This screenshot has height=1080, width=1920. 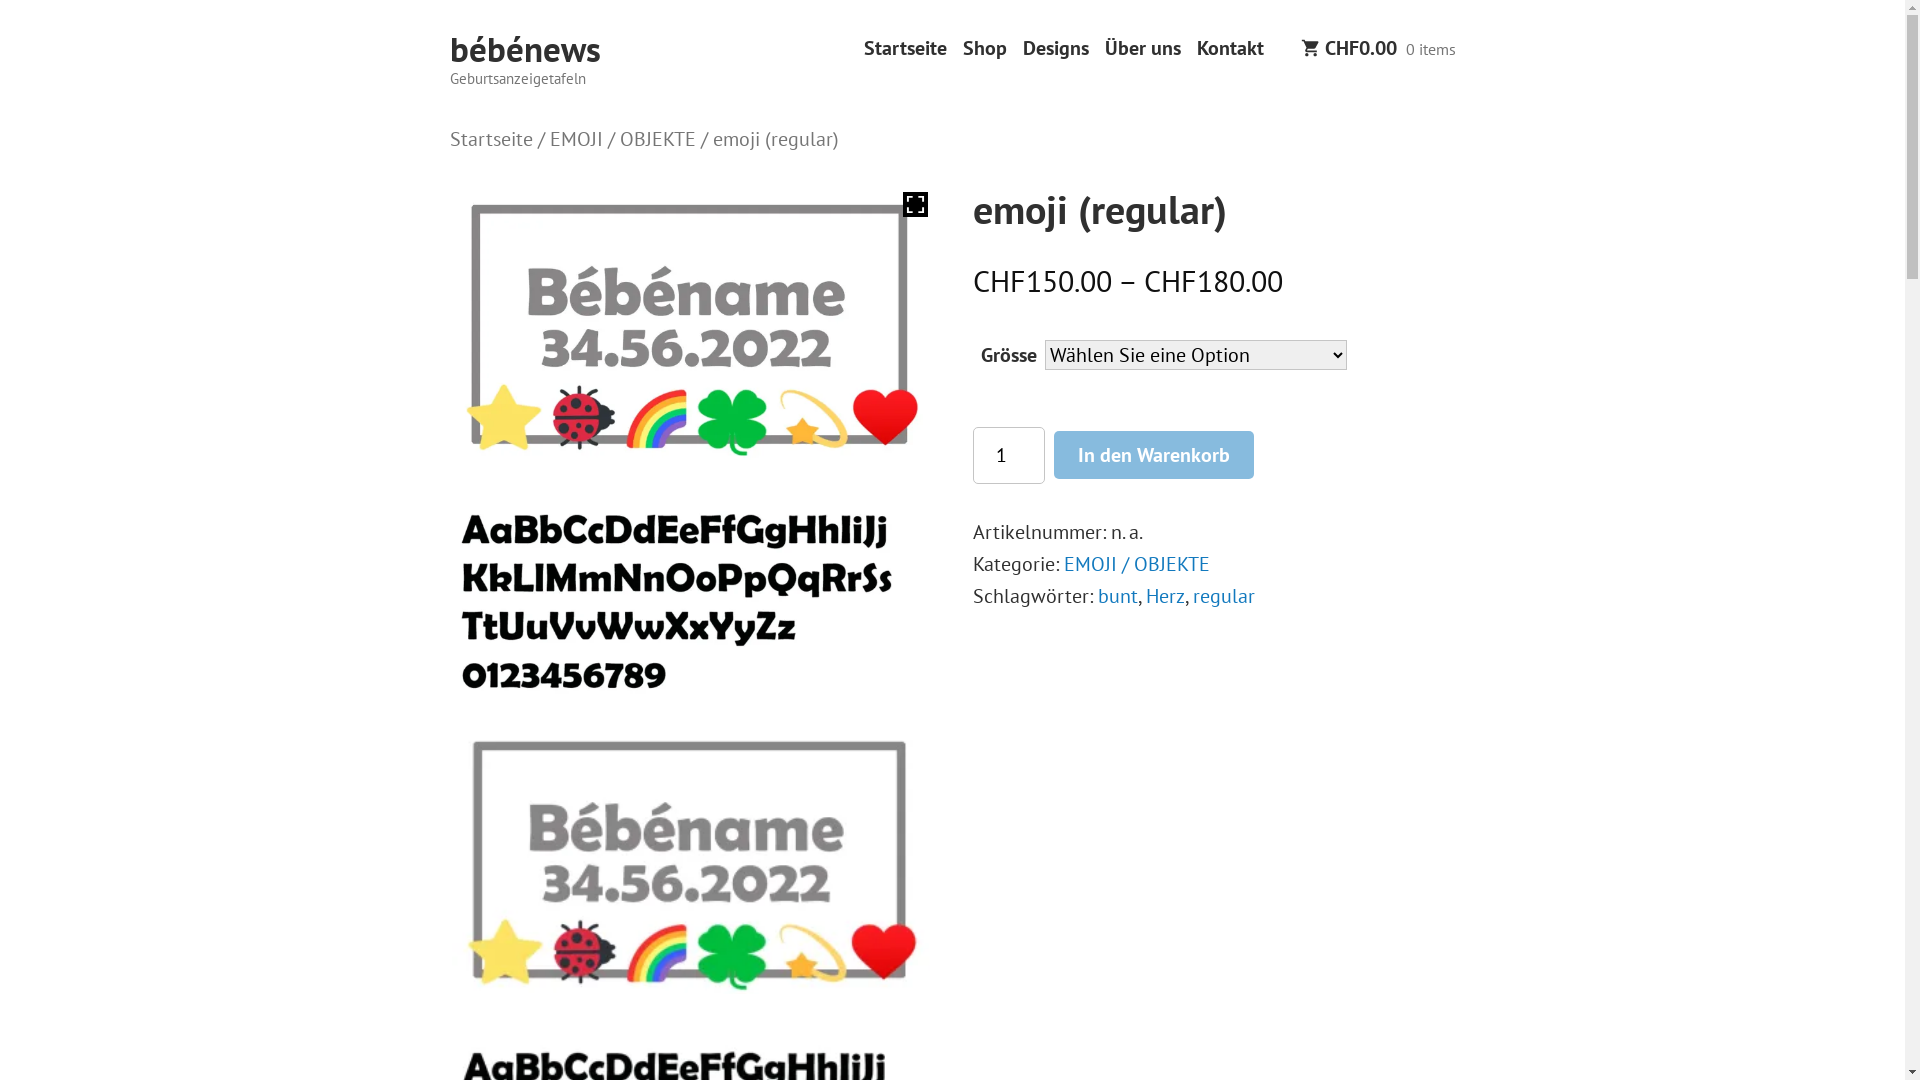 I want to click on 'Startseite', so click(x=904, y=47).